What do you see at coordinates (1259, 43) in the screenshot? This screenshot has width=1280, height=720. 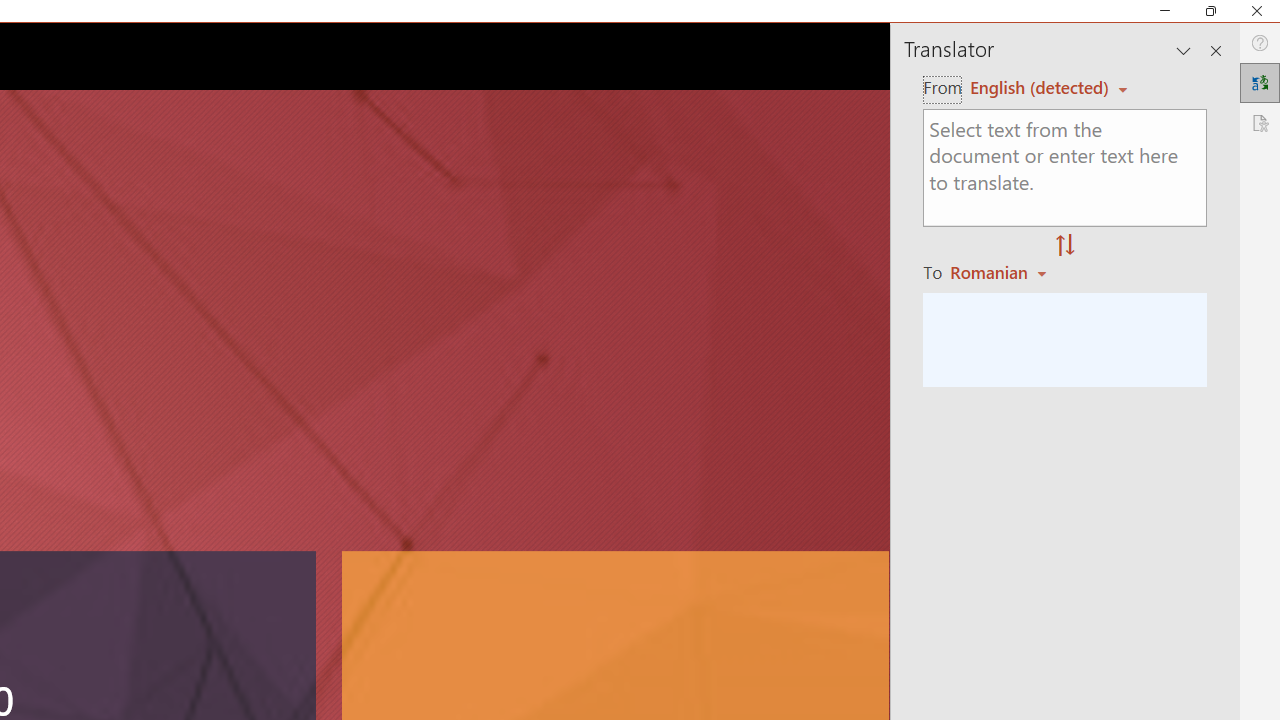 I see `'Help'` at bounding box center [1259, 43].